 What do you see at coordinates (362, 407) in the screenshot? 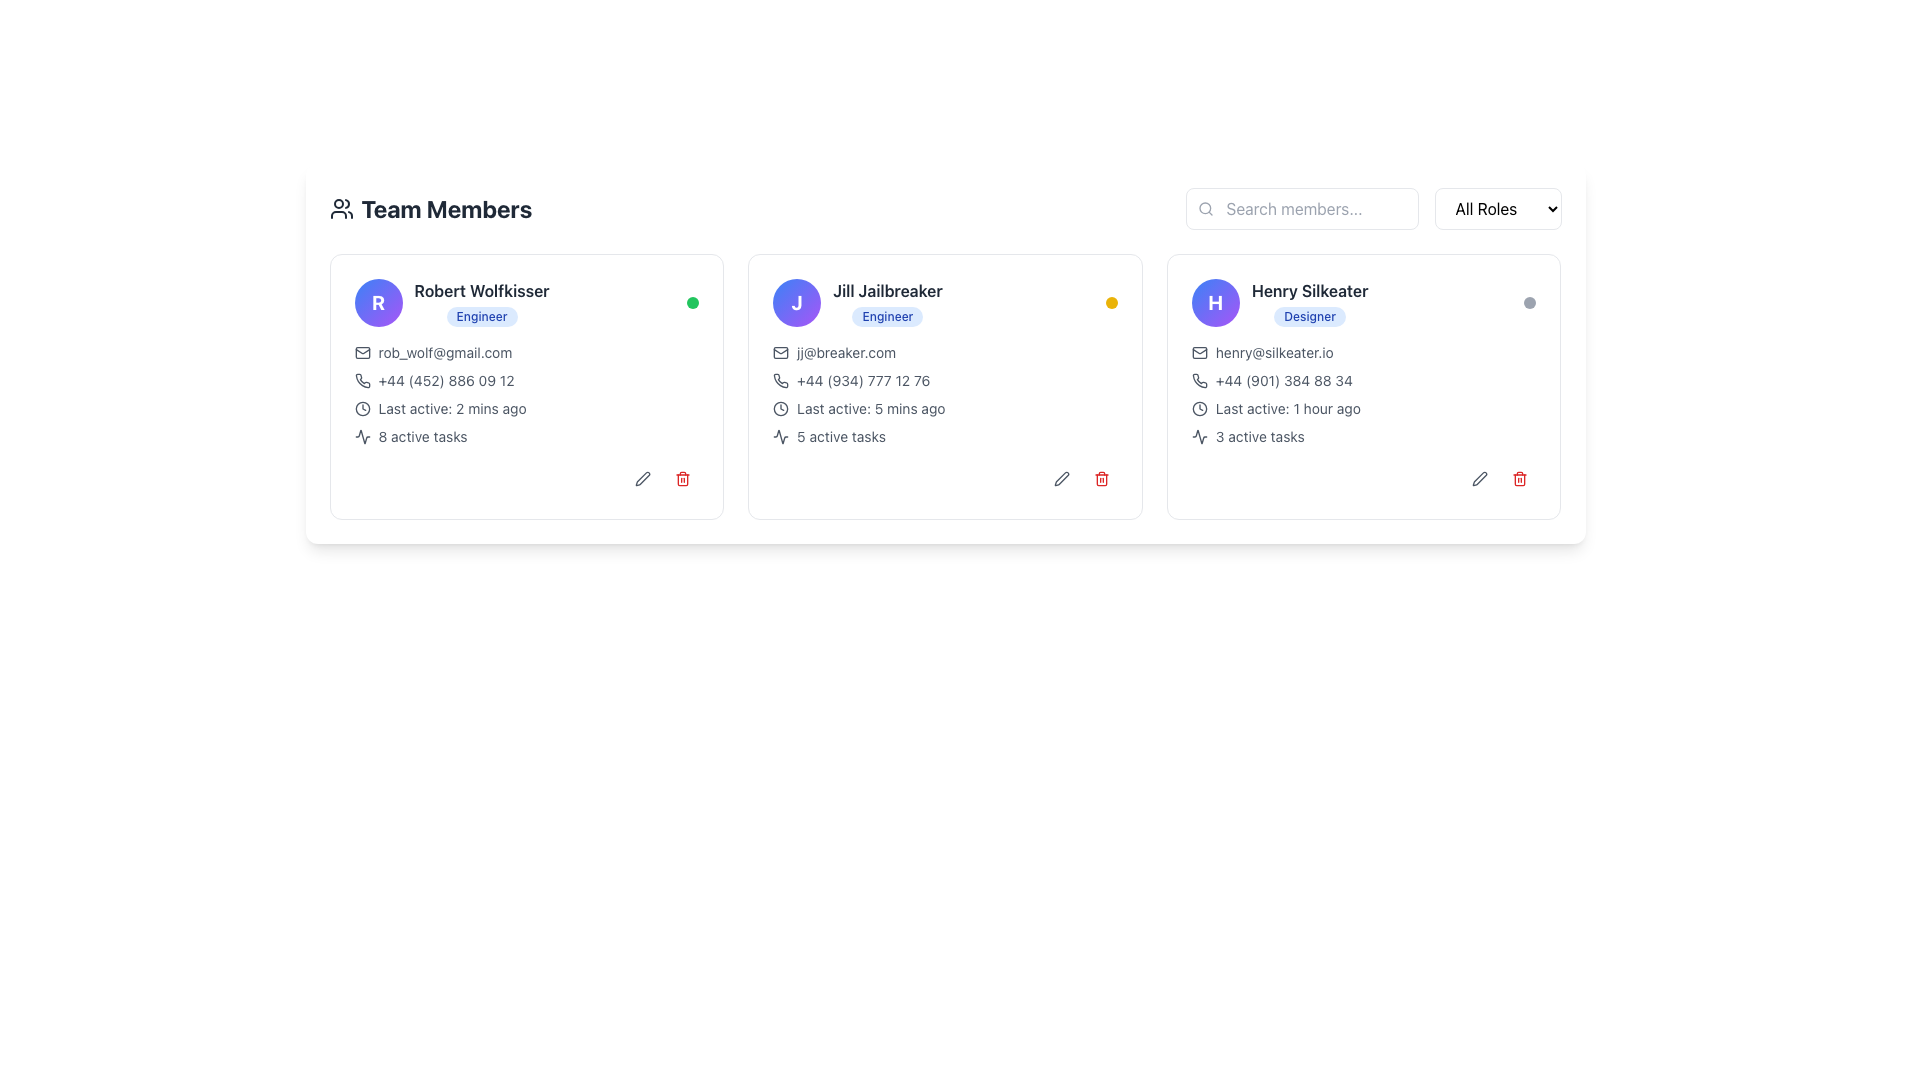
I see `the SVG circle element that is part of the clock icon next to the 'Last active' text in Robert Wolfkisser's profile card` at bounding box center [362, 407].